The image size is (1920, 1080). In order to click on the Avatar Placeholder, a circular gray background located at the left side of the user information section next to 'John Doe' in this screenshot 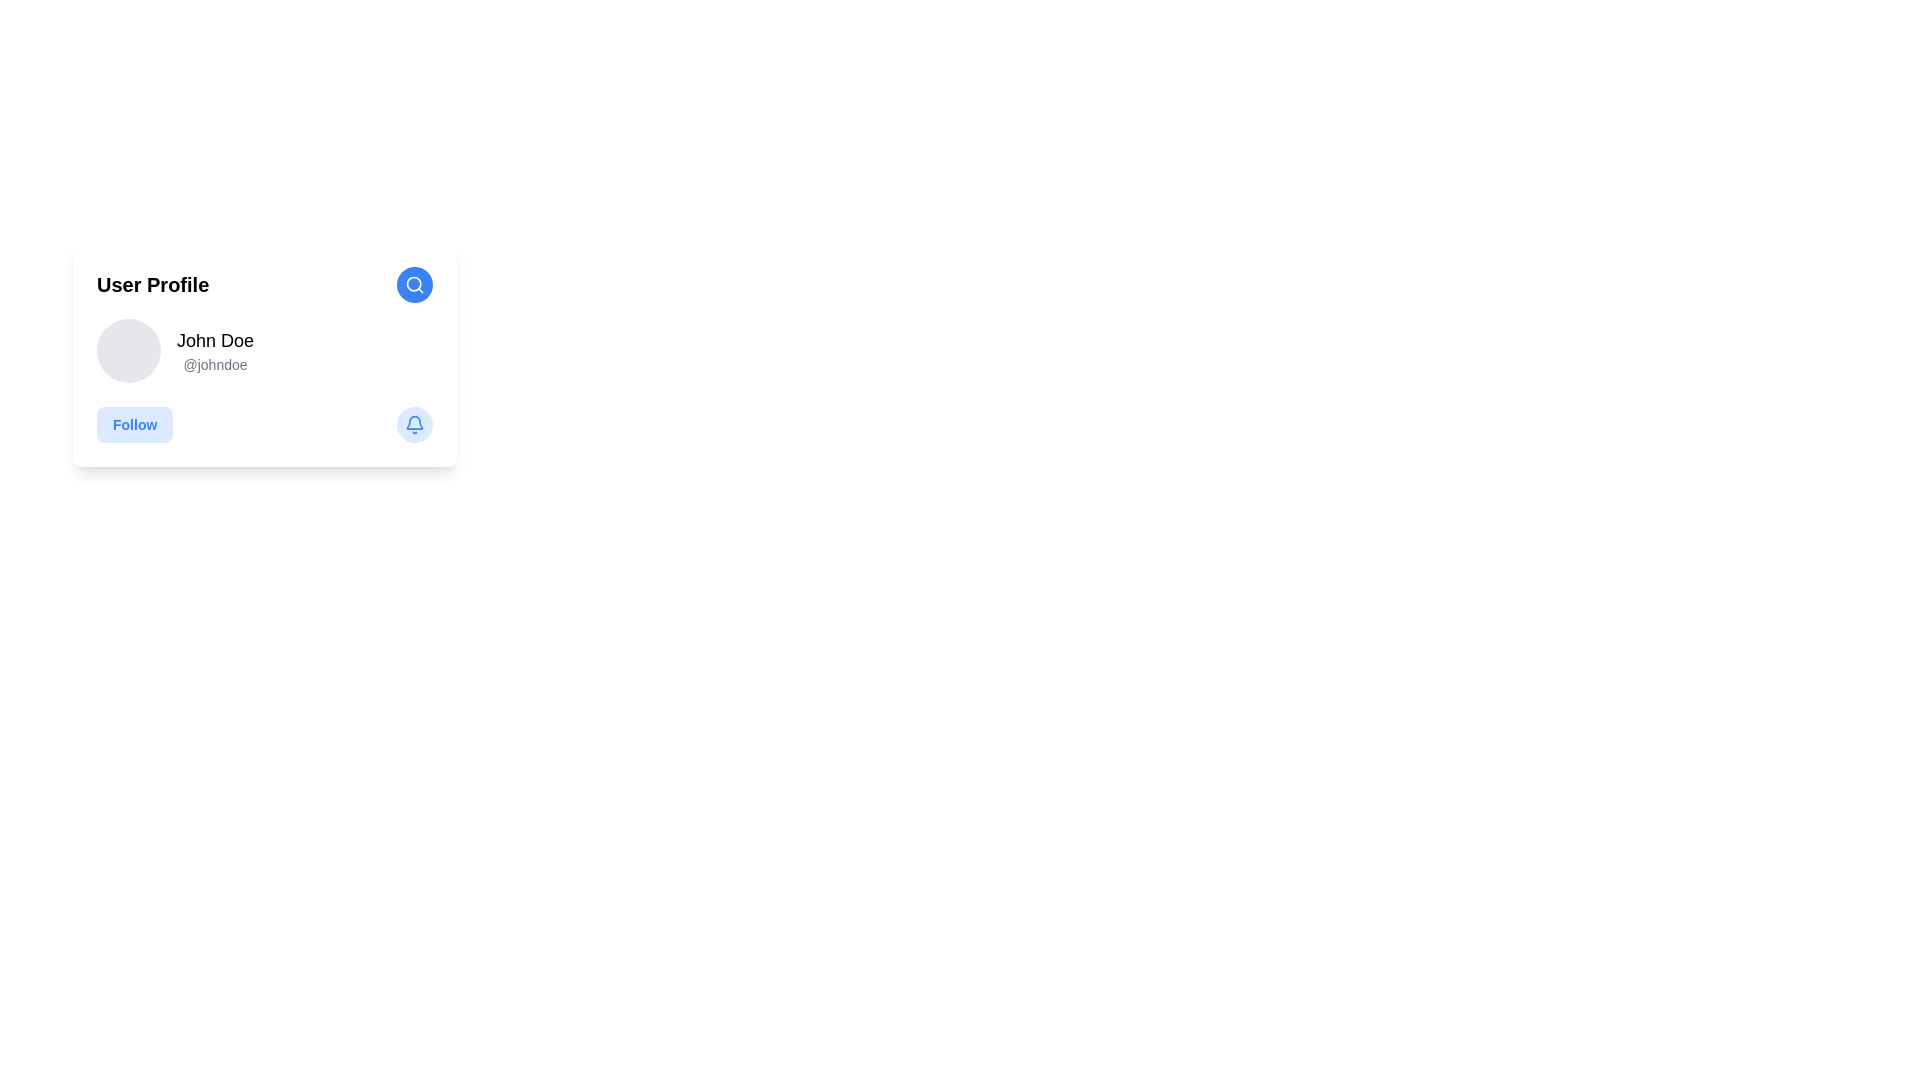, I will do `click(128, 350)`.